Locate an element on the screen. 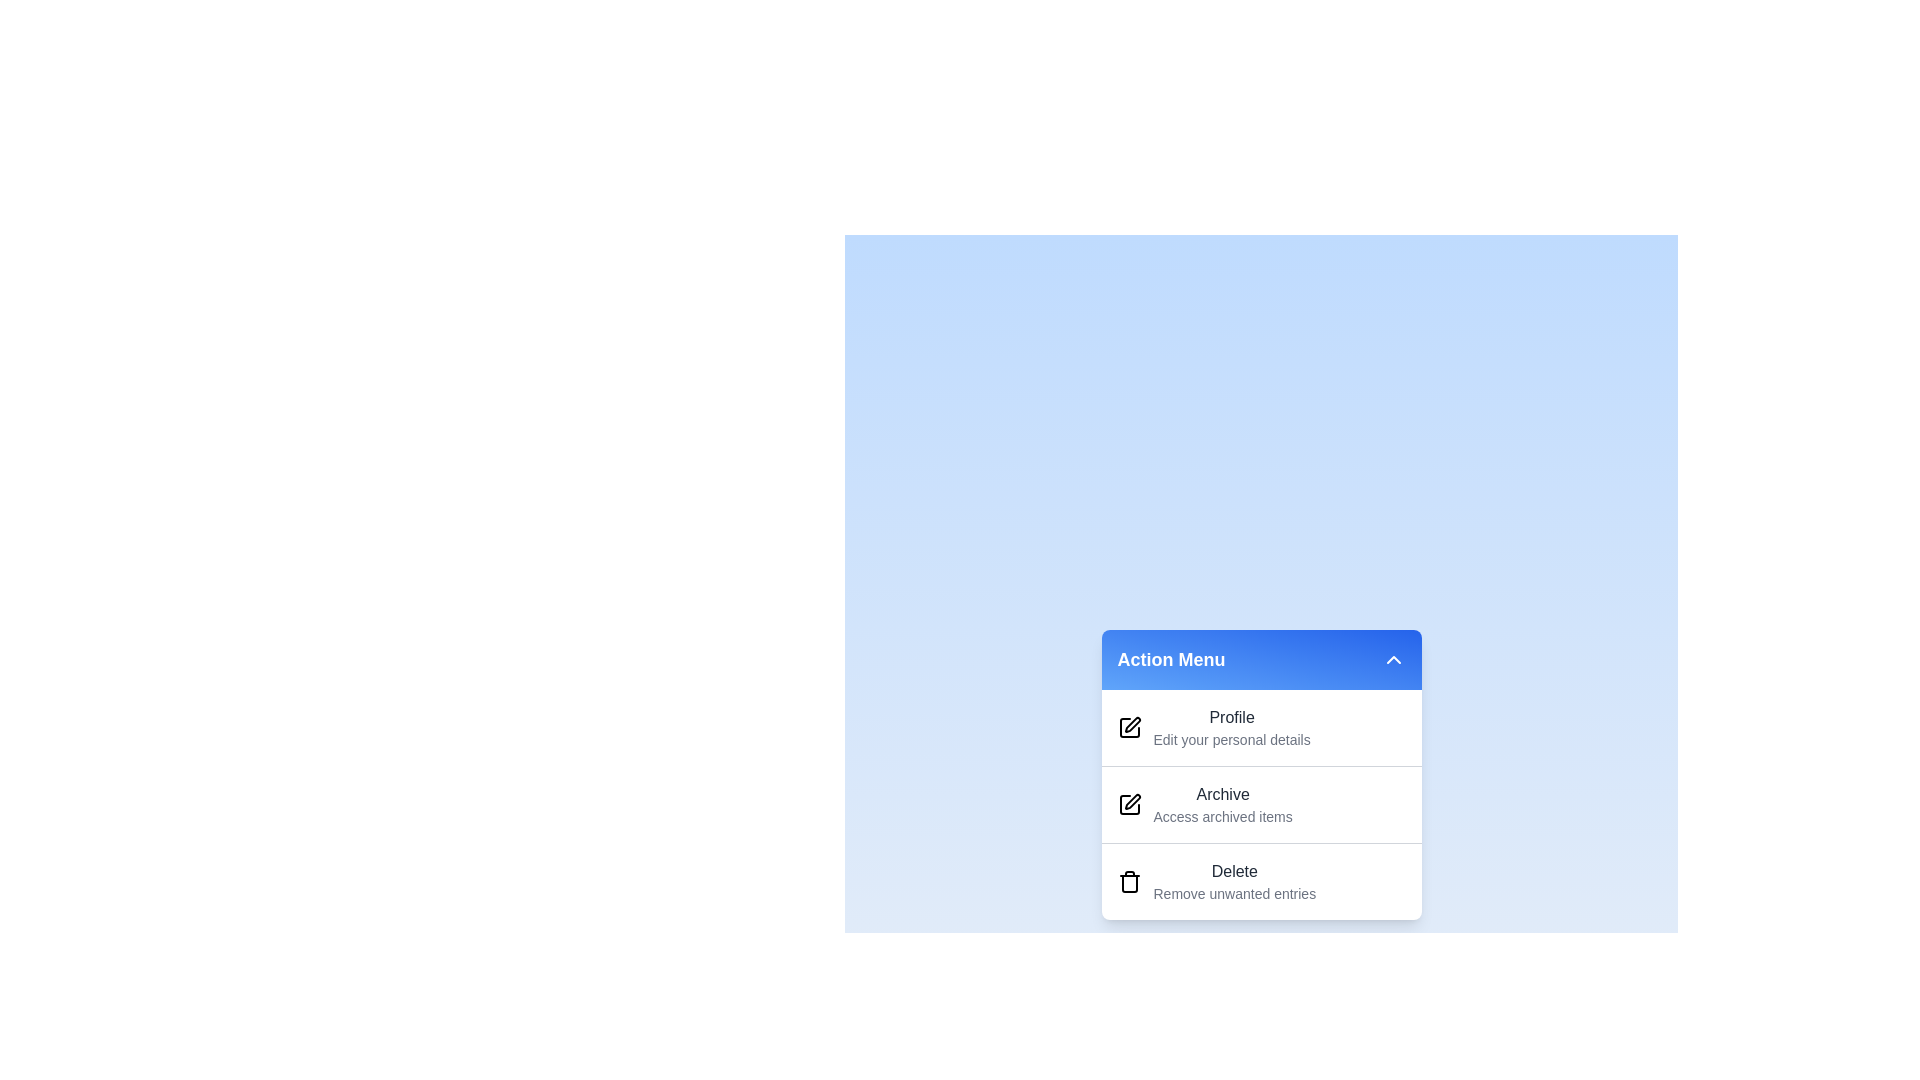 The image size is (1920, 1080). the menu item corresponding to Delete is located at coordinates (1200, 898).